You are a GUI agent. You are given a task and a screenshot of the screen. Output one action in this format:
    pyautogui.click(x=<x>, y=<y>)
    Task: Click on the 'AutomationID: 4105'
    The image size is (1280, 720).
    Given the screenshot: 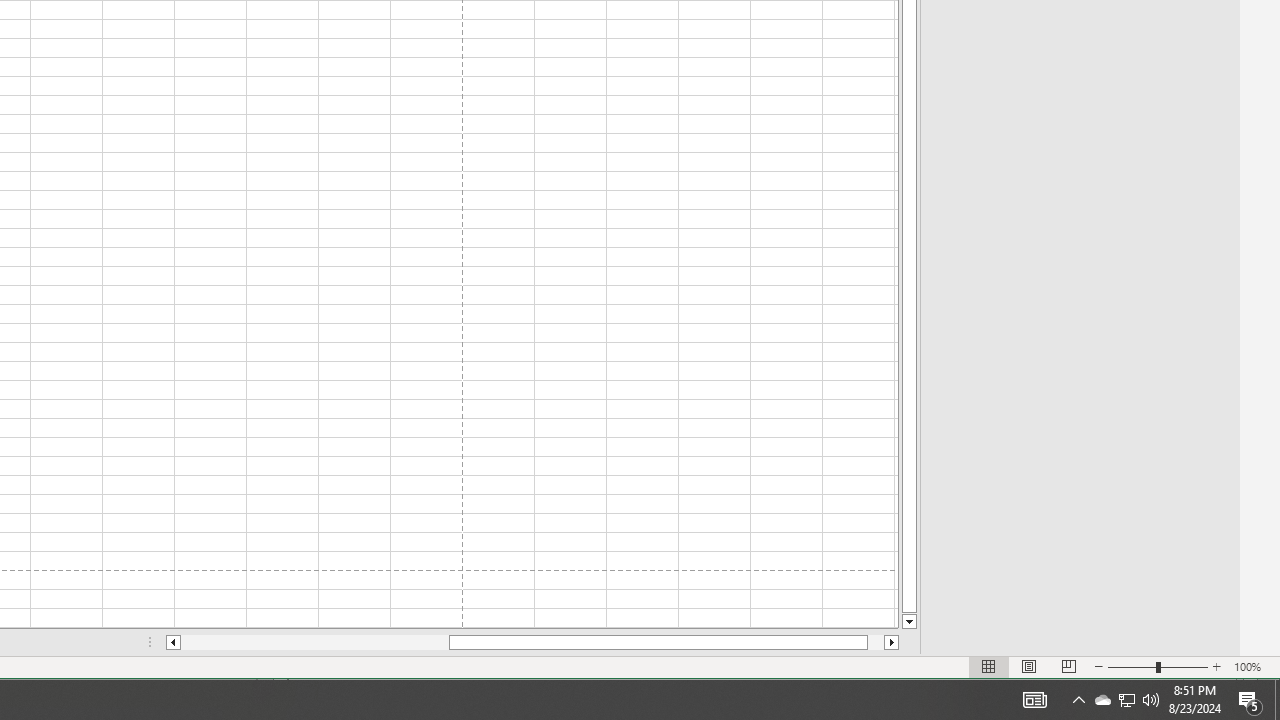 What is the action you would take?
    pyautogui.click(x=1034, y=698)
    